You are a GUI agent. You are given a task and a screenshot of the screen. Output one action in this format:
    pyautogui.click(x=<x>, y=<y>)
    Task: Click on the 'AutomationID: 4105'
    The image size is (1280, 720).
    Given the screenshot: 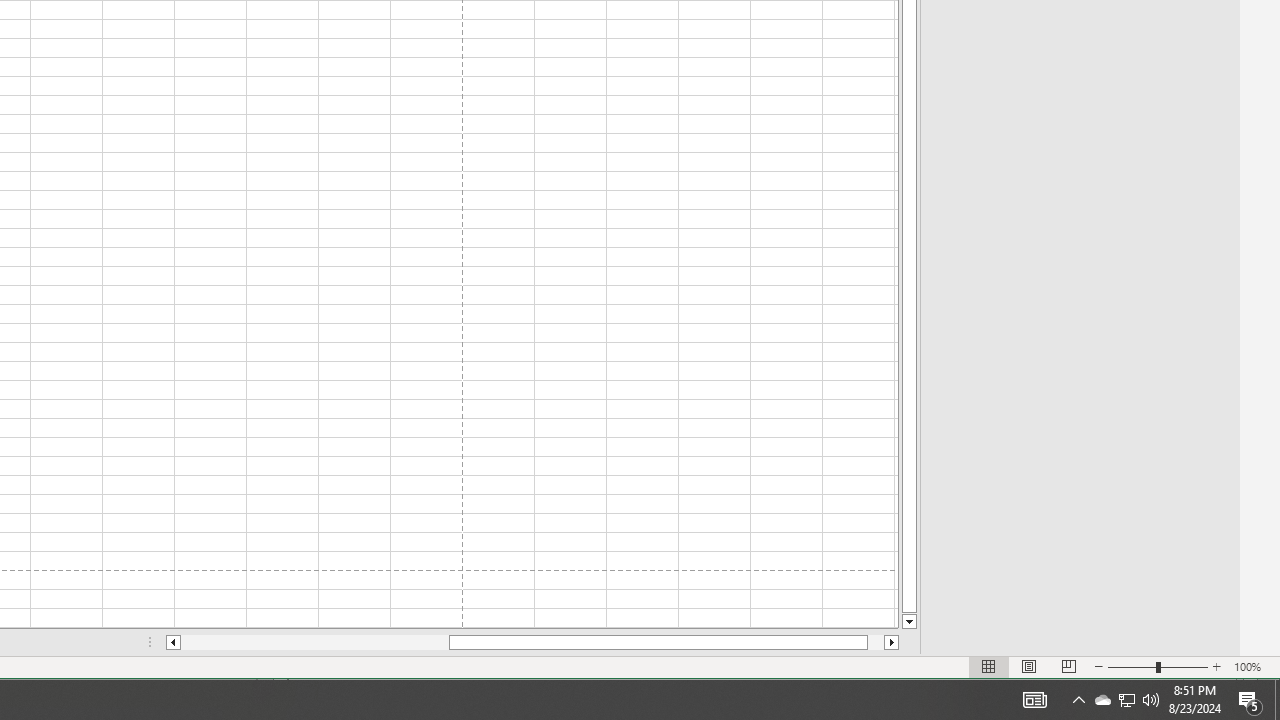 What is the action you would take?
    pyautogui.click(x=1034, y=698)
    